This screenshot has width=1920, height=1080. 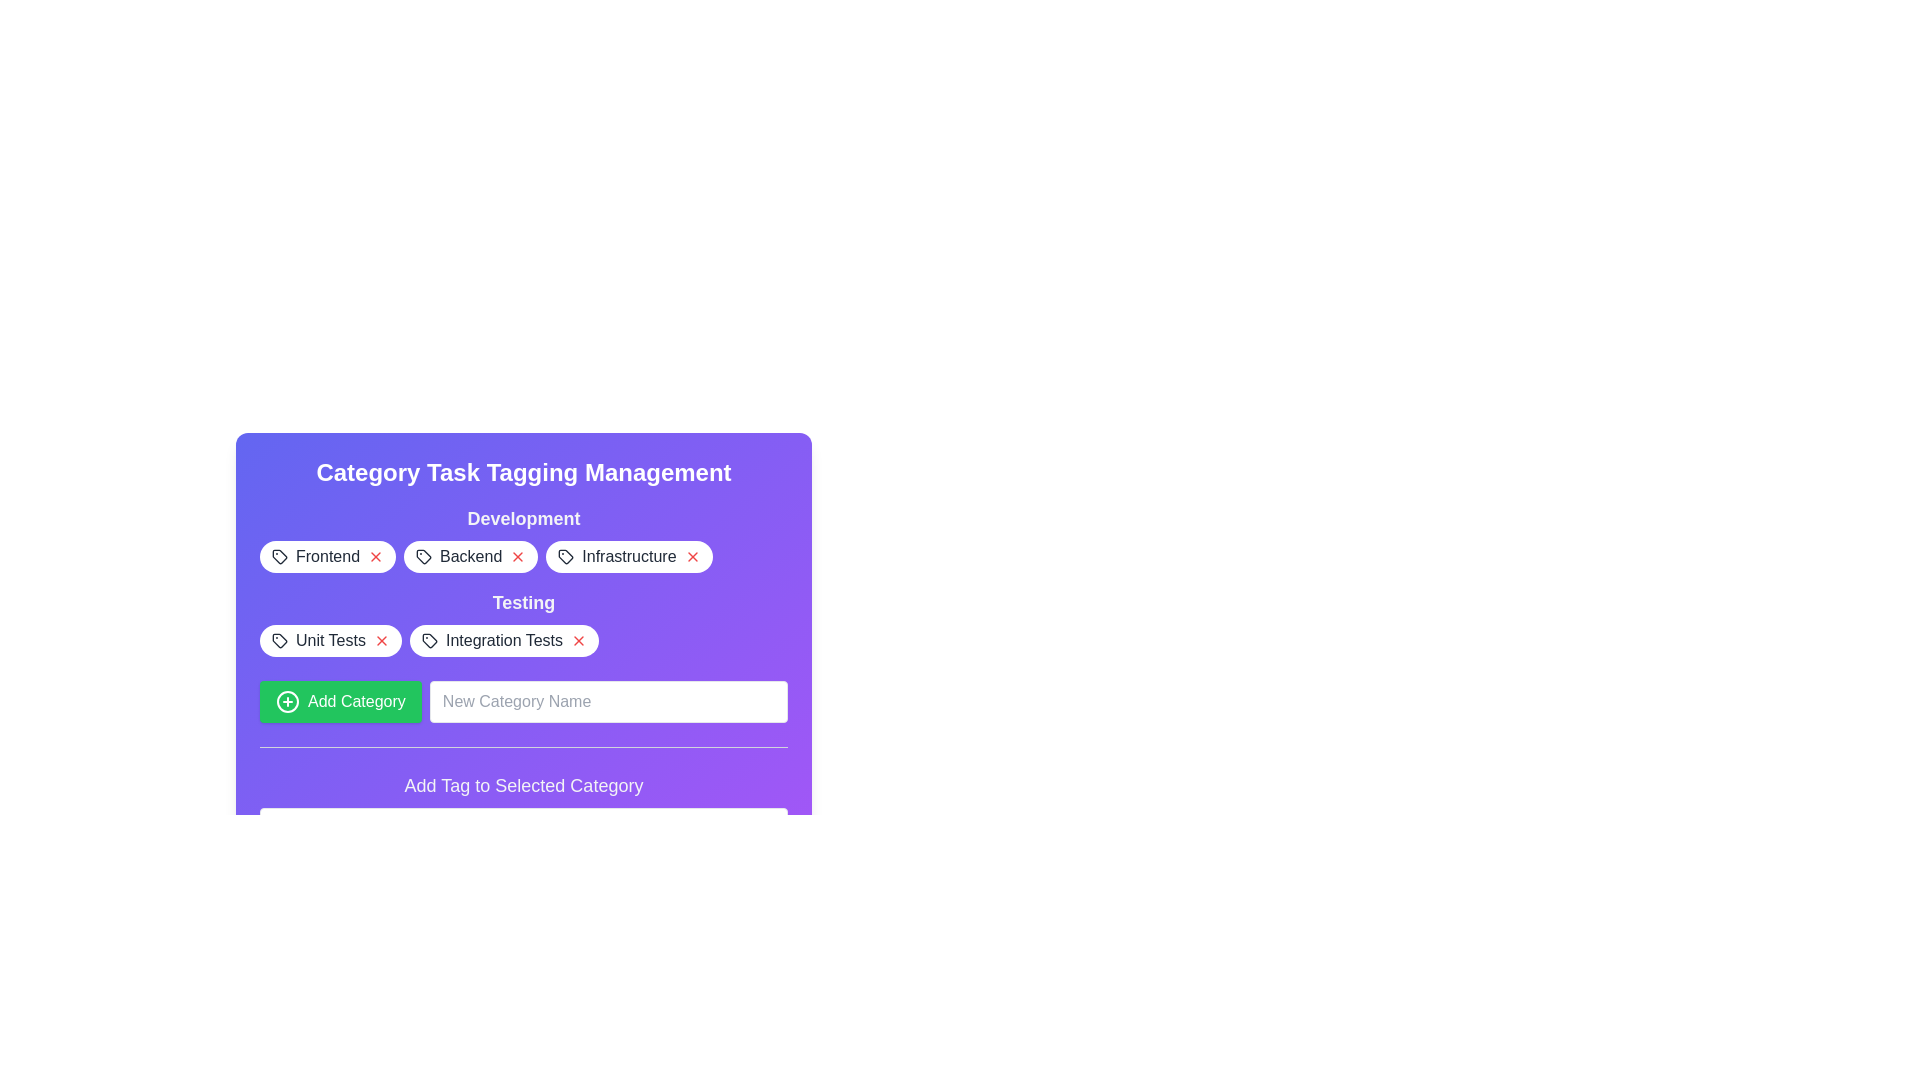 What do you see at coordinates (423, 556) in the screenshot?
I see `the decorative icon located to the left of the 'Backend' text in the 'Development' row of tags` at bounding box center [423, 556].